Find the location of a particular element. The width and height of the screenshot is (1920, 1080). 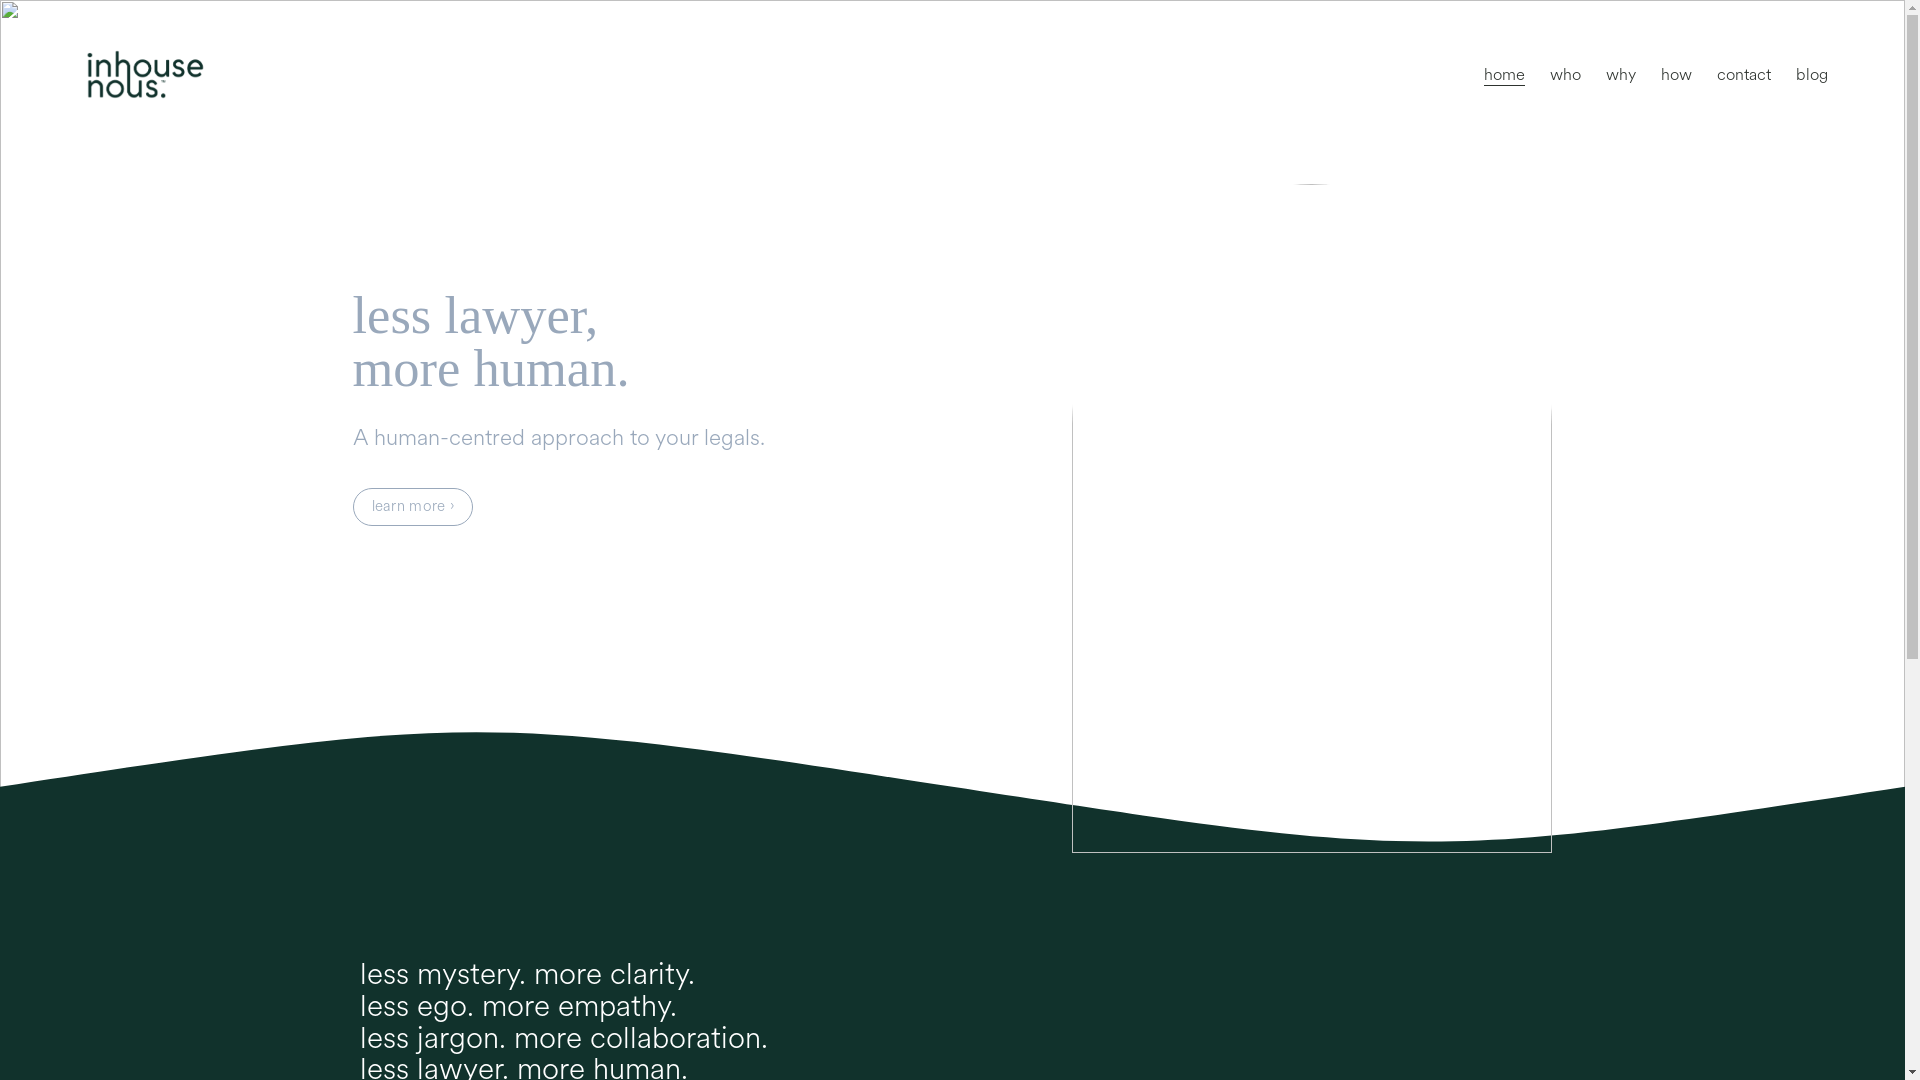

'blog' is located at coordinates (1811, 73).